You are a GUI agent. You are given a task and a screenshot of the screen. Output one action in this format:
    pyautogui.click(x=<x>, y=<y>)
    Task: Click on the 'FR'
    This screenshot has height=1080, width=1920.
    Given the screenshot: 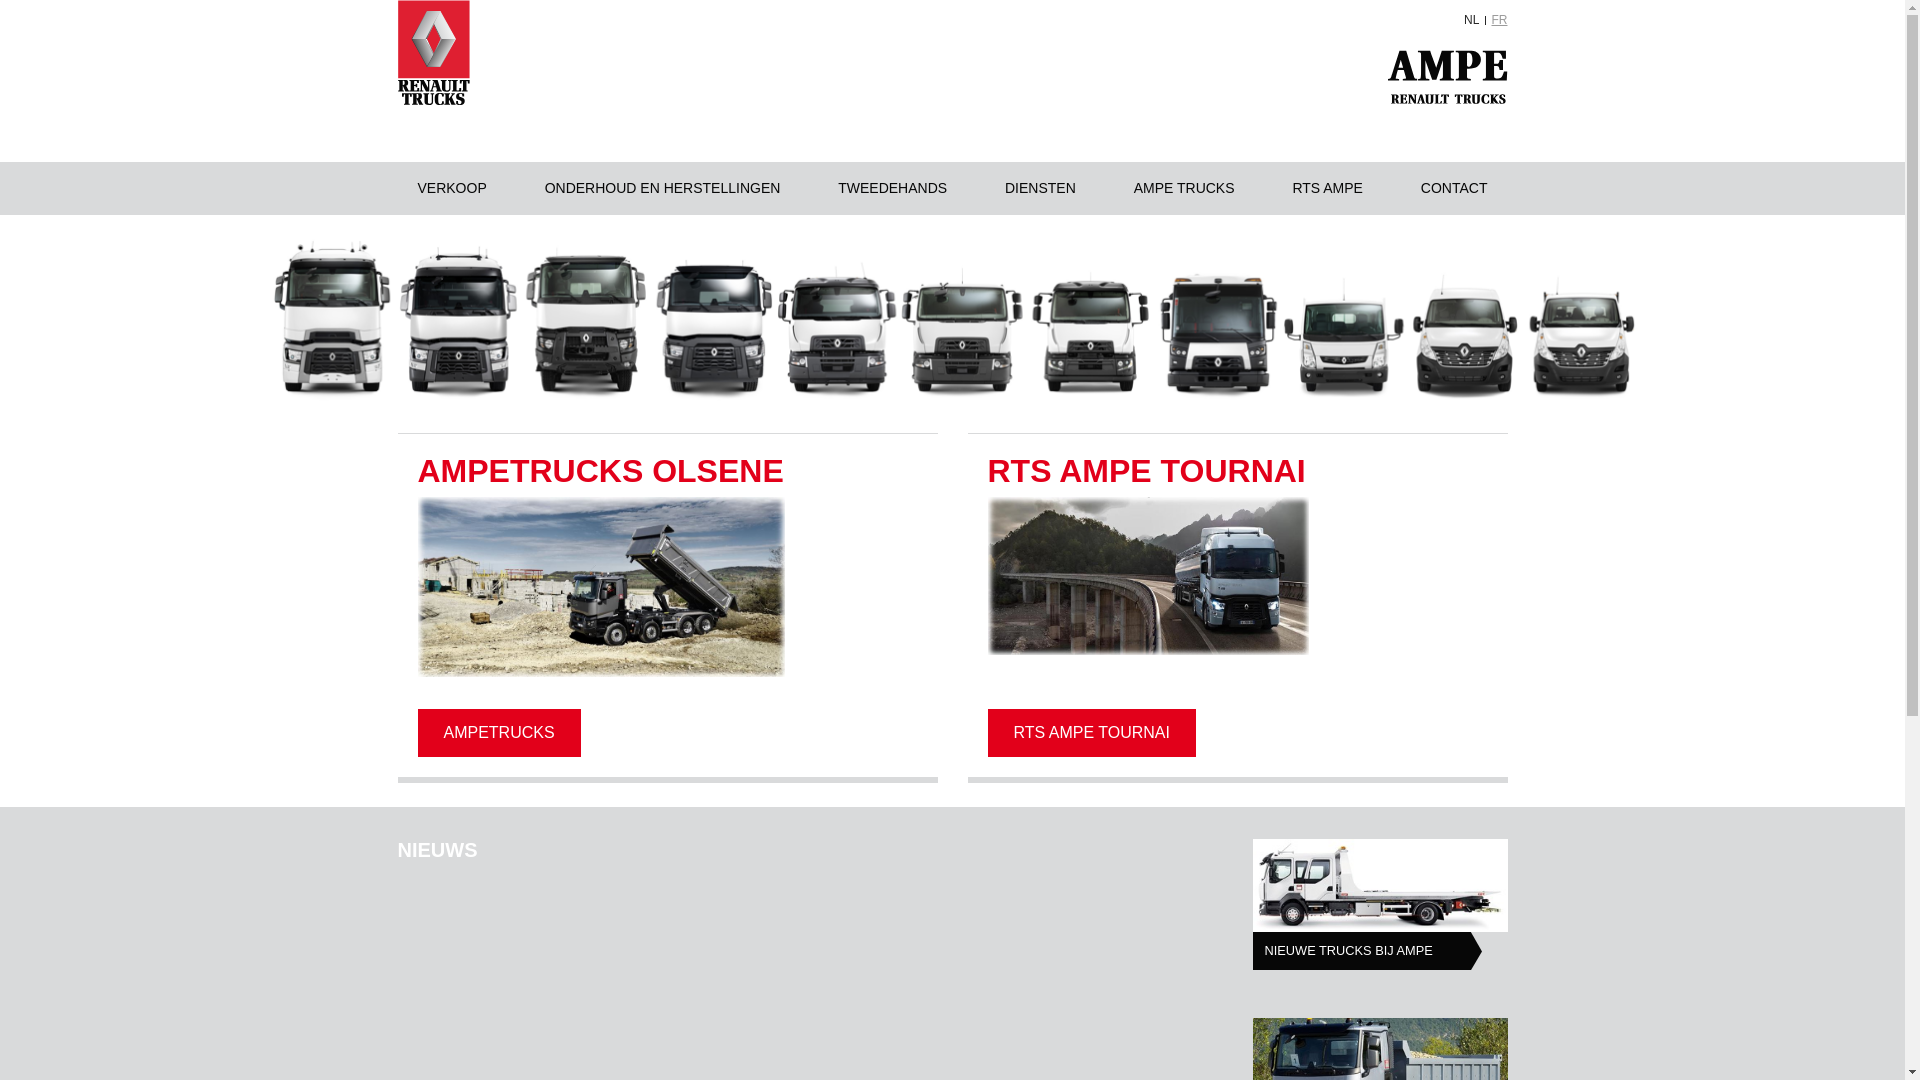 What is the action you would take?
    pyautogui.click(x=1499, y=19)
    